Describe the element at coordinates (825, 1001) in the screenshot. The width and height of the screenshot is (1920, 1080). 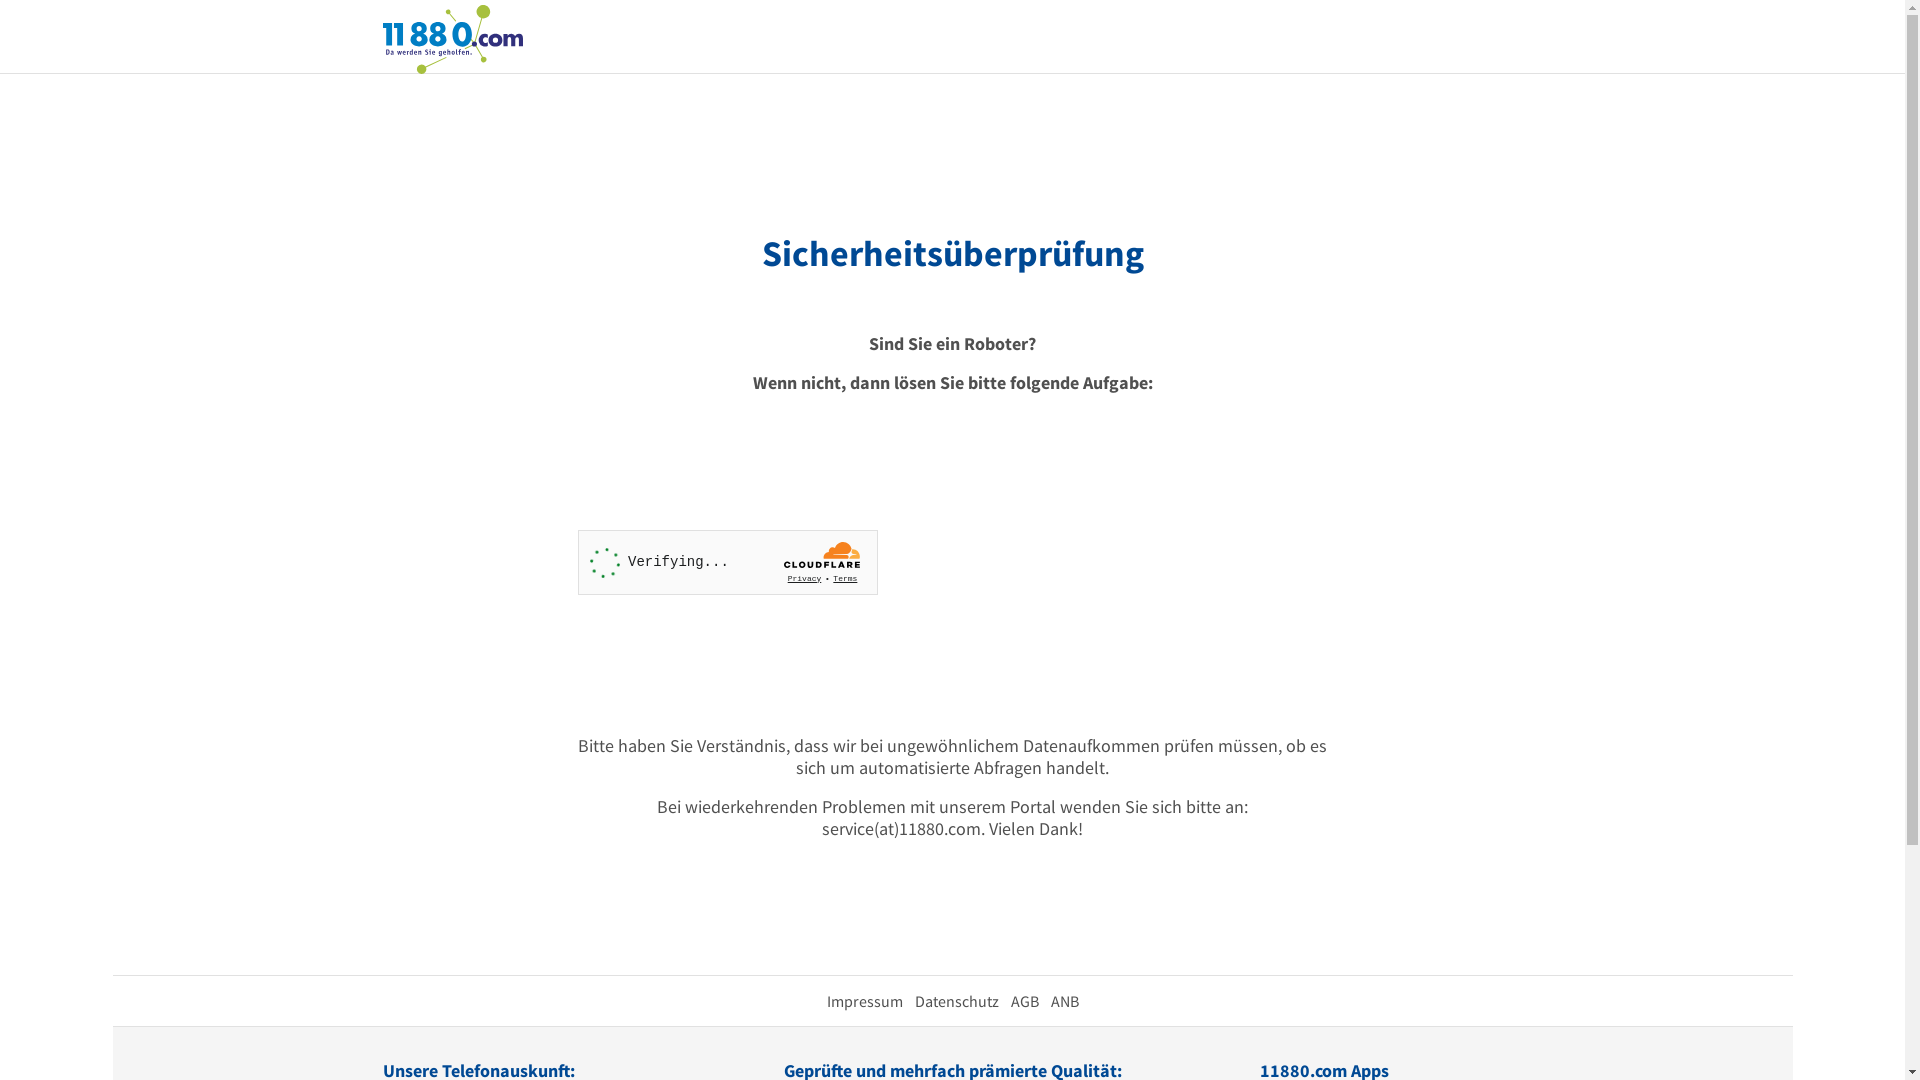
I see `'Impressum'` at that location.